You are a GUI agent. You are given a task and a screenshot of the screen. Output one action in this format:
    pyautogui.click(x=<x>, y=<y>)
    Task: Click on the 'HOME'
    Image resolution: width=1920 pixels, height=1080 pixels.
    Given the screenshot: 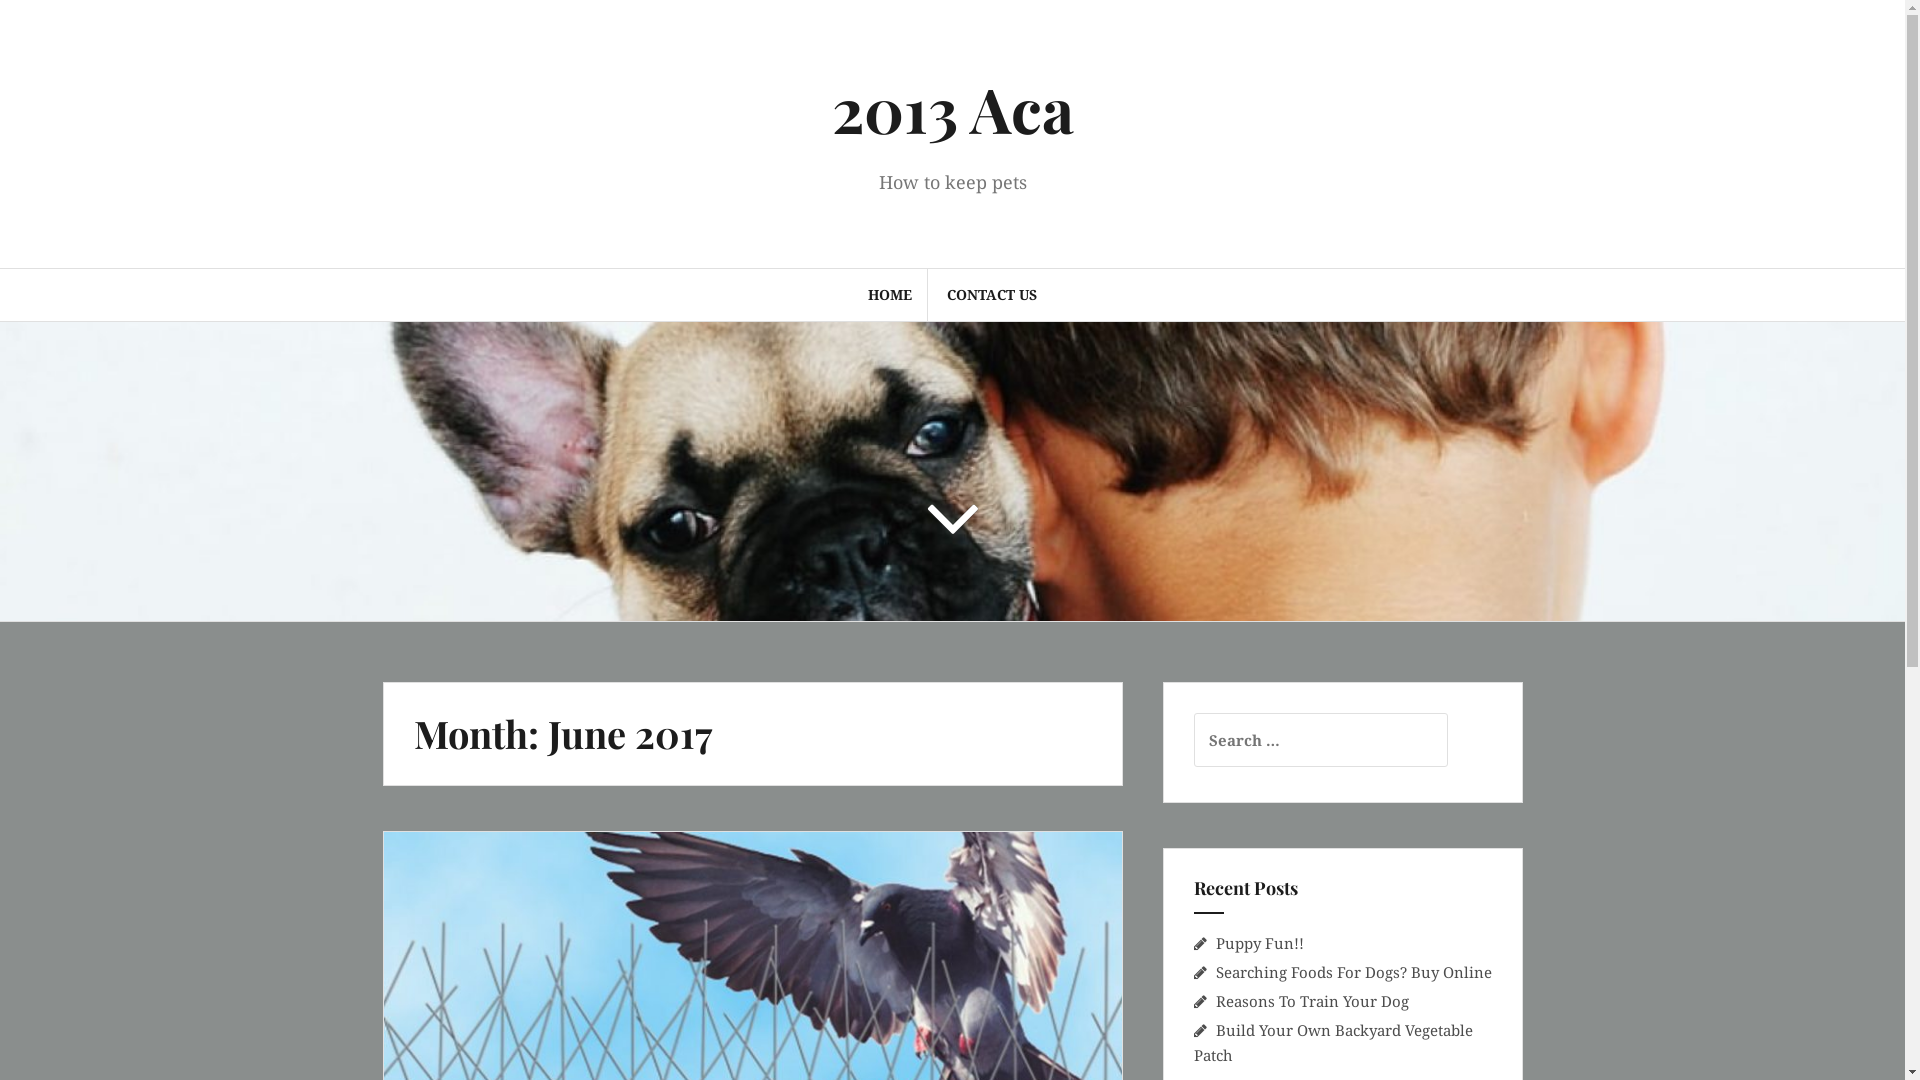 What is the action you would take?
    pyautogui.click(x=888, y=294)
    